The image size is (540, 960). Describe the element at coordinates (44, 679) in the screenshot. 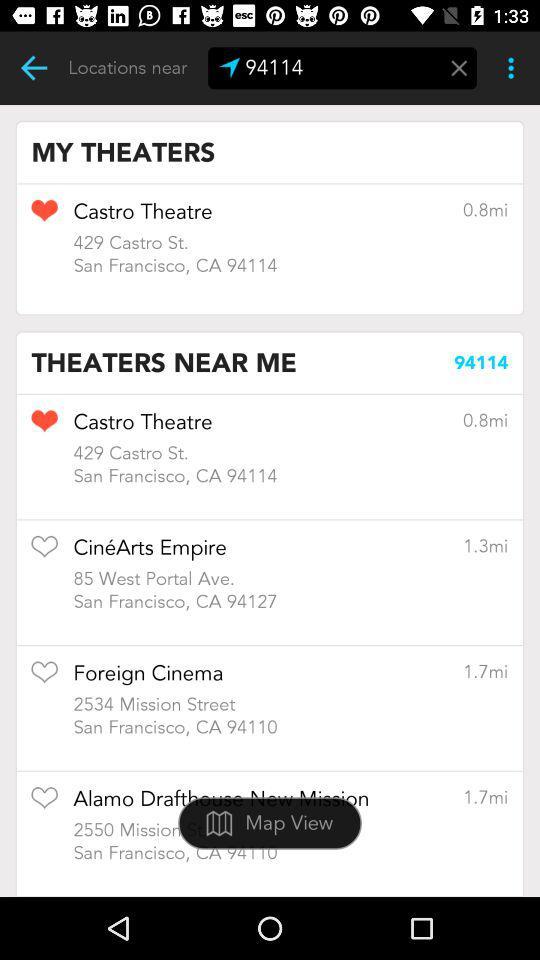

I see `like simple` at that location.